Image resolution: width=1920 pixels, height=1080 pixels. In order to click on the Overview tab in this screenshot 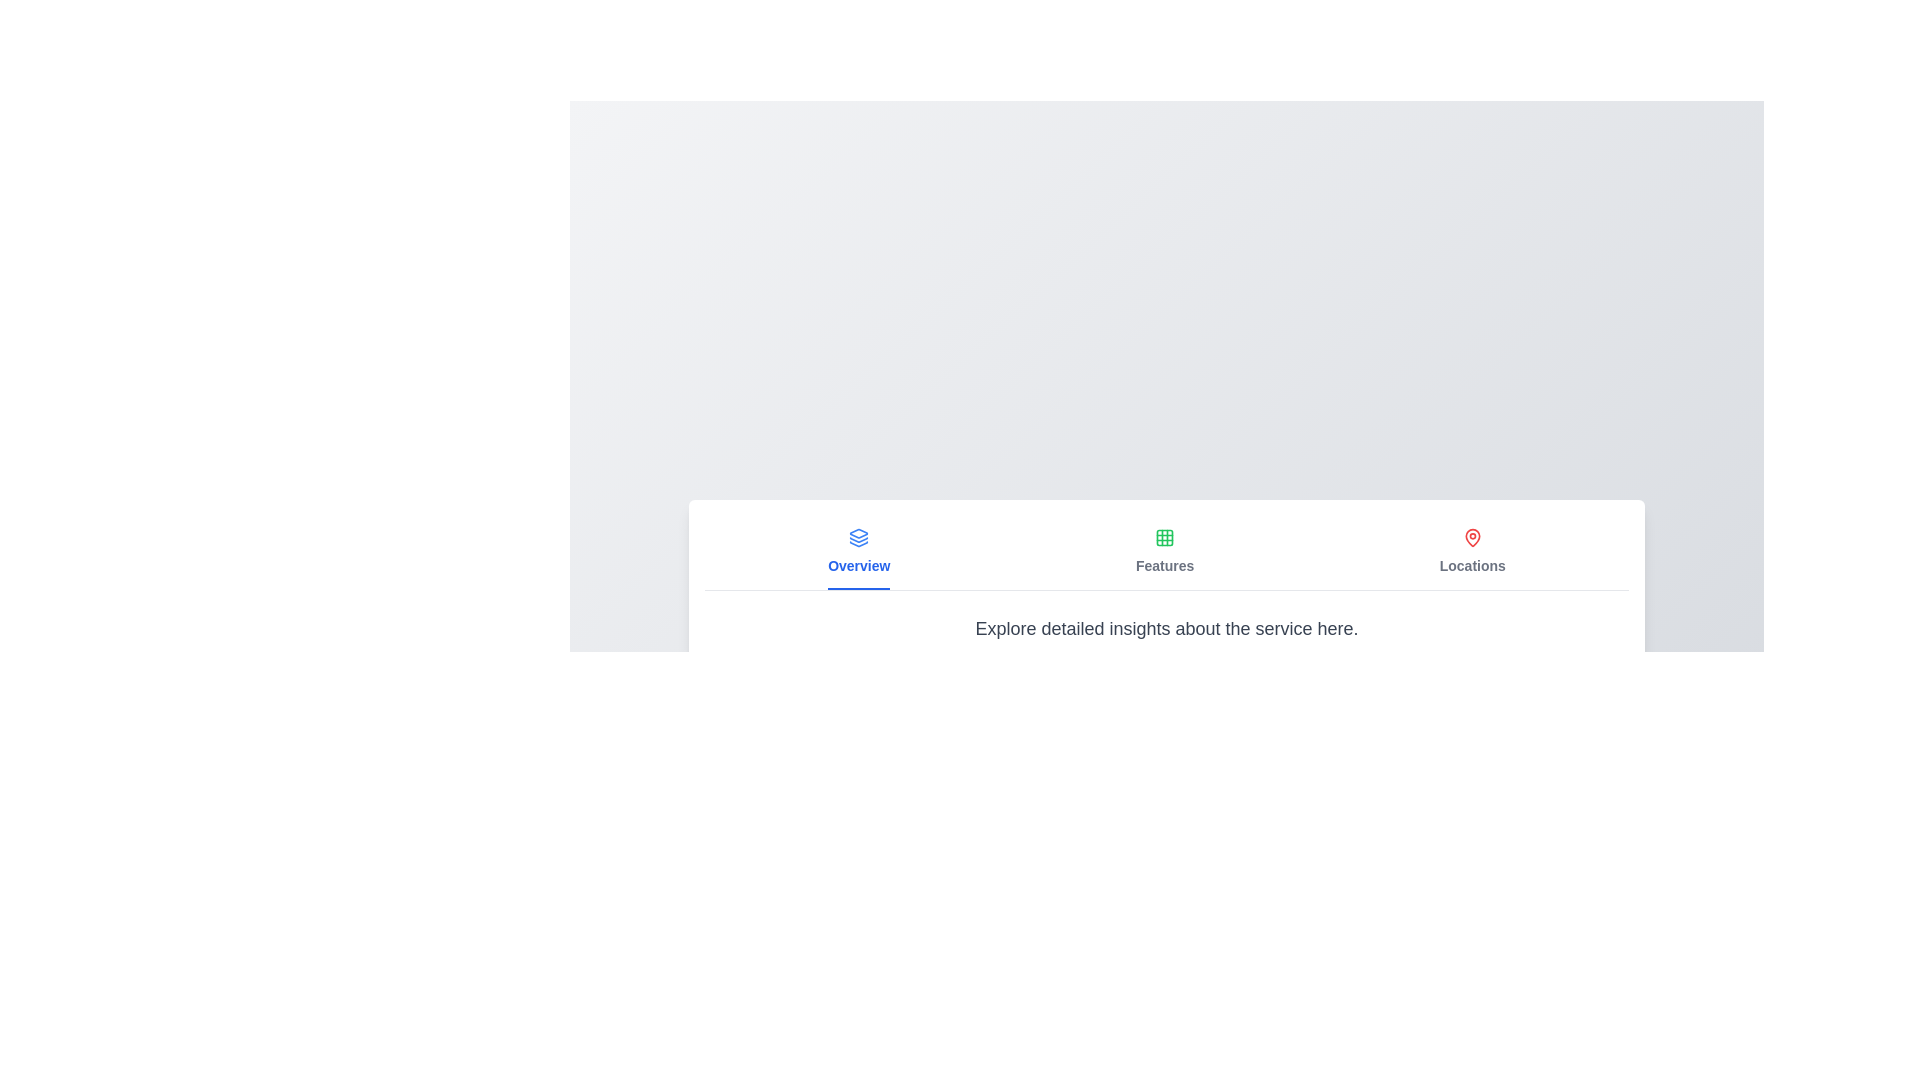, I will do `click(859, 552)`.